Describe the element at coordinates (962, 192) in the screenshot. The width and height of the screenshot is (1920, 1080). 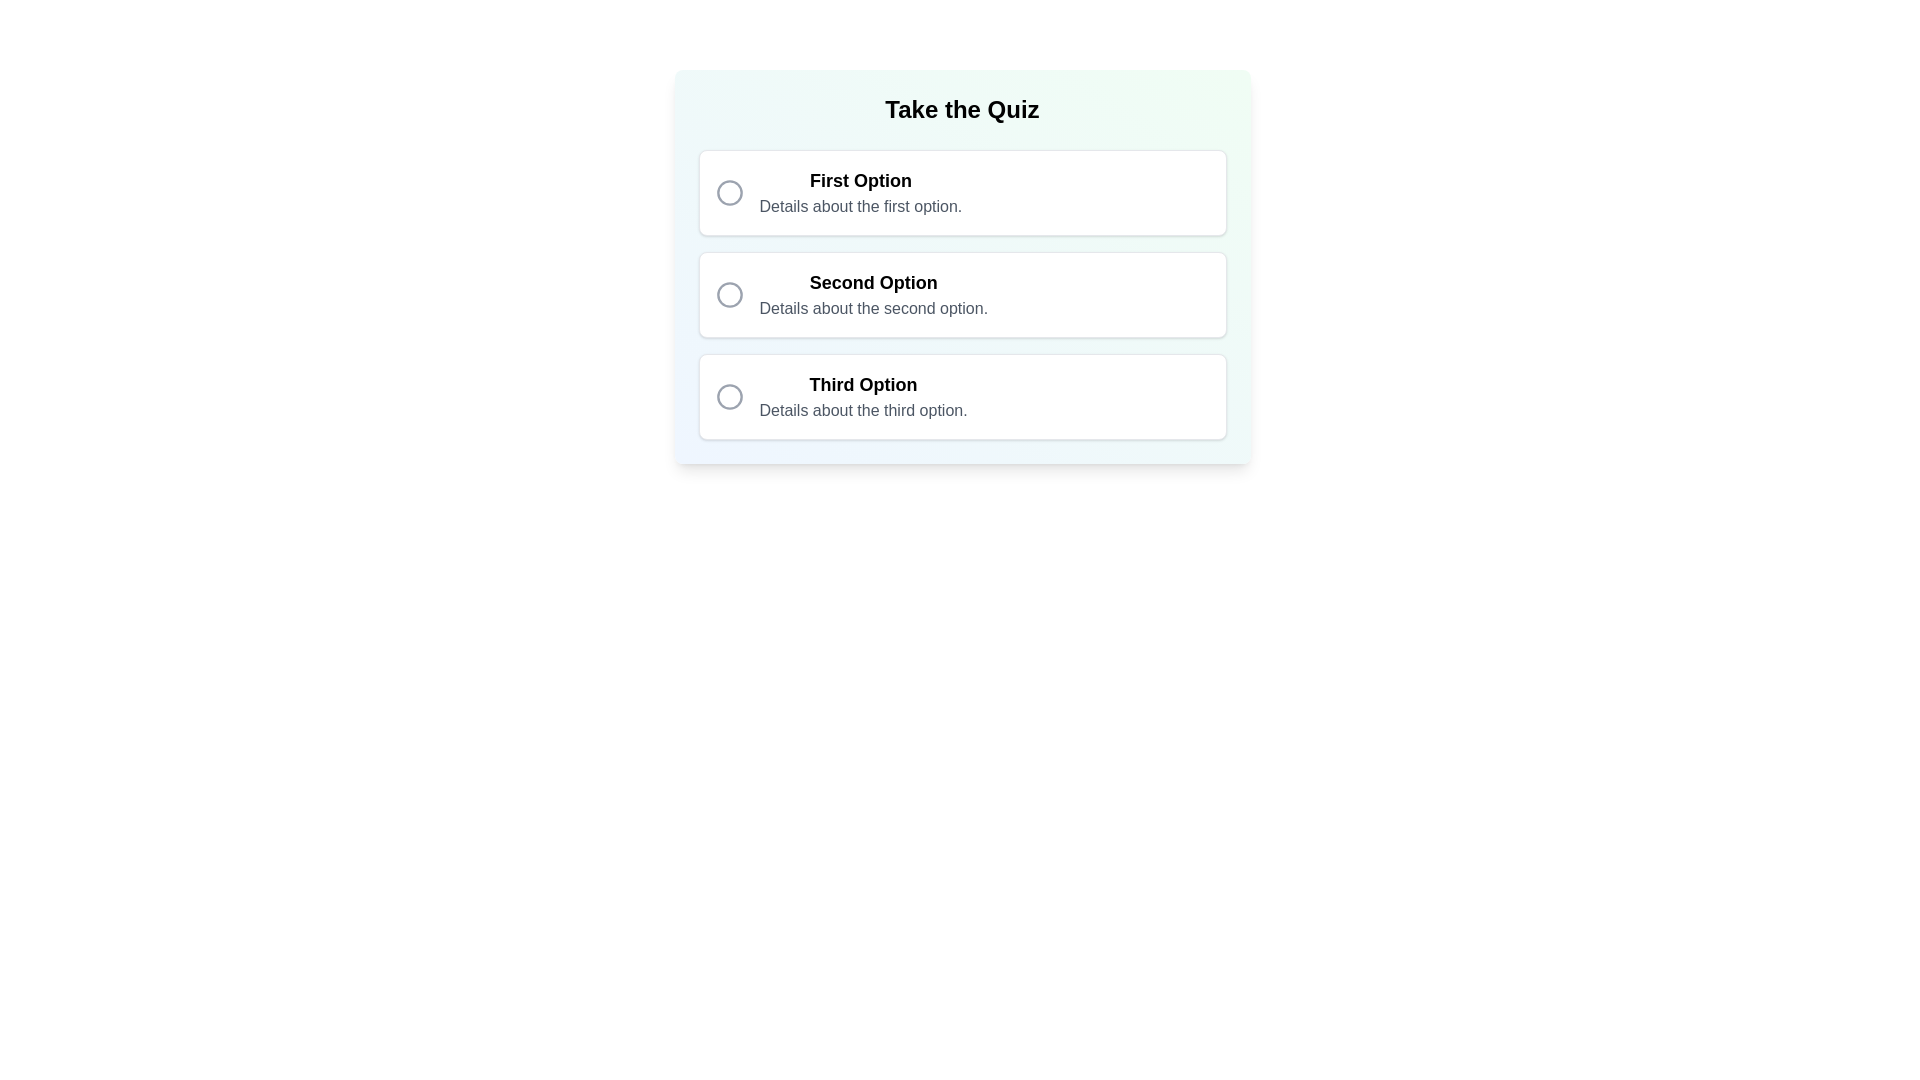
I see `the first radio option in the interactive option selector, which is positioned at the top of a vertically stacked list of options` at that location.